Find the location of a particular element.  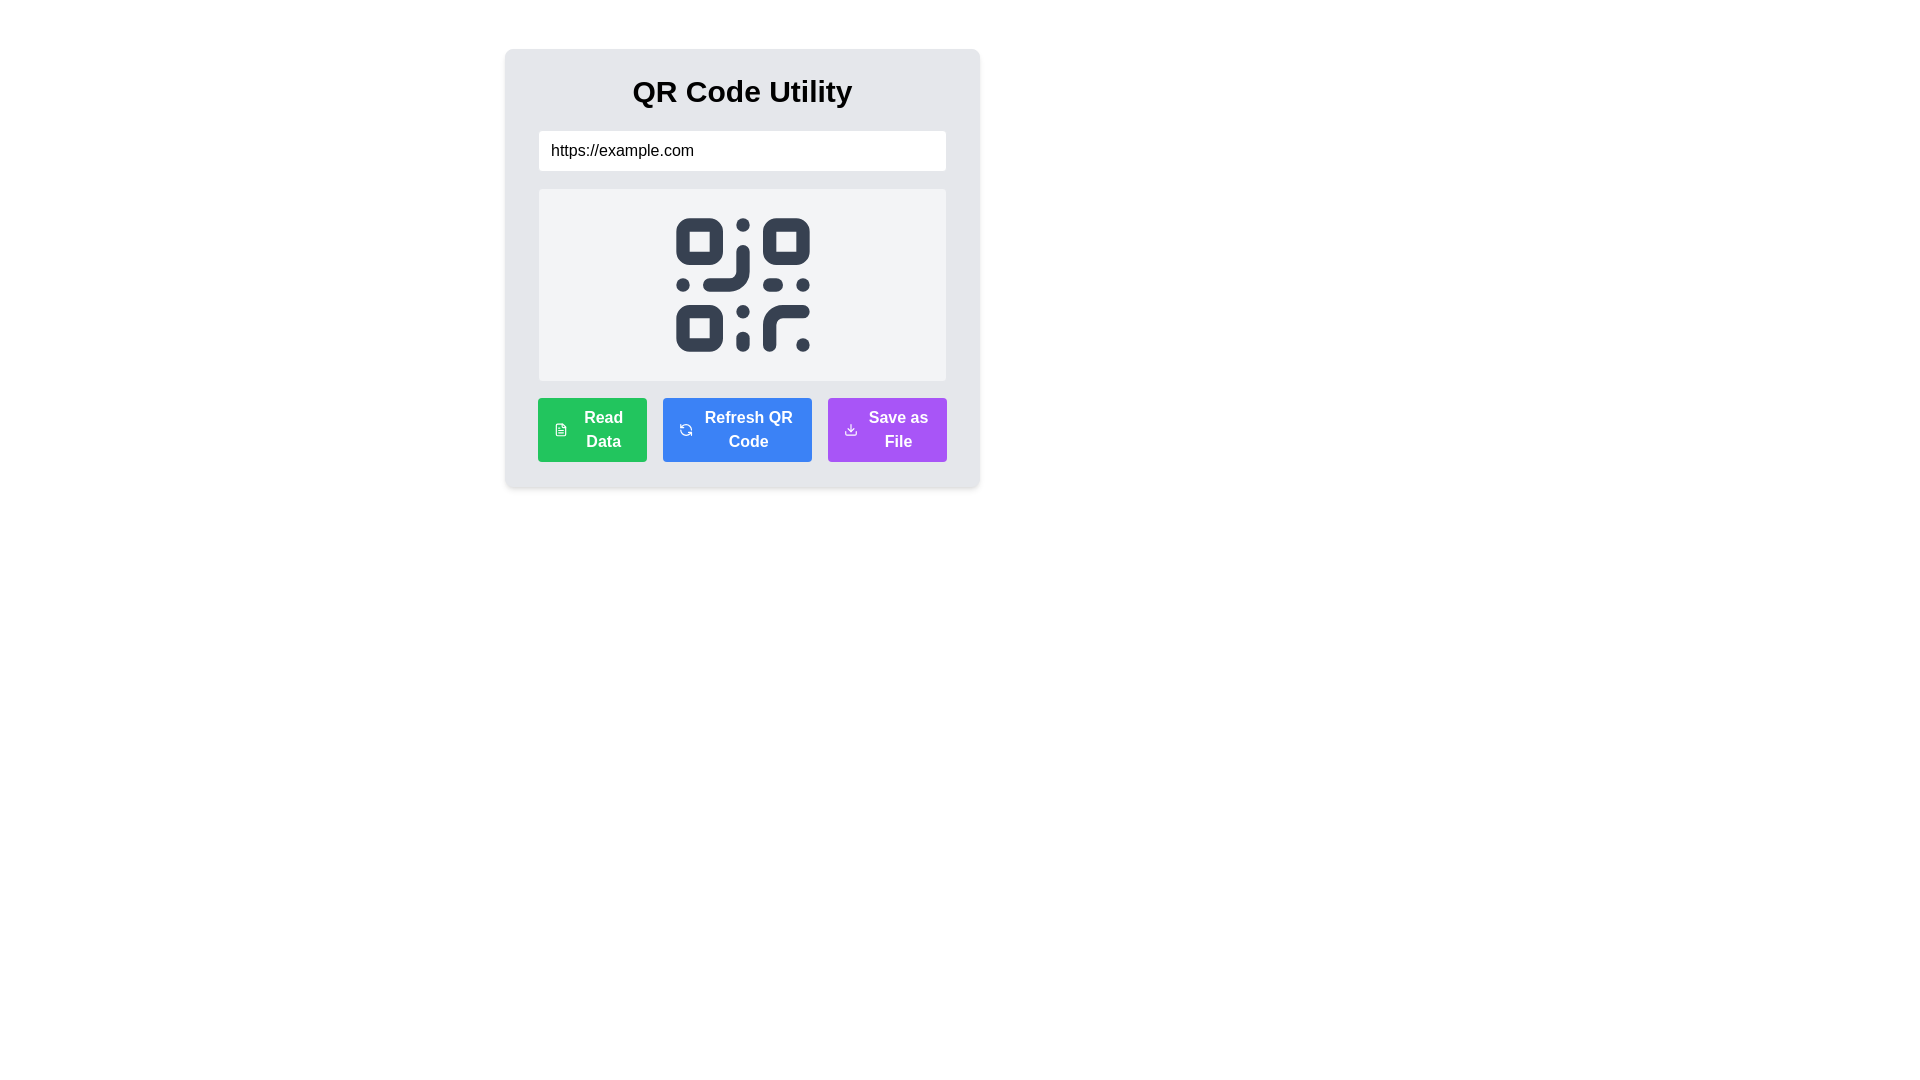

the green button representing the 'Read Data' action, which includes an icon to the left of the text label is located at coordinates (560, 428).